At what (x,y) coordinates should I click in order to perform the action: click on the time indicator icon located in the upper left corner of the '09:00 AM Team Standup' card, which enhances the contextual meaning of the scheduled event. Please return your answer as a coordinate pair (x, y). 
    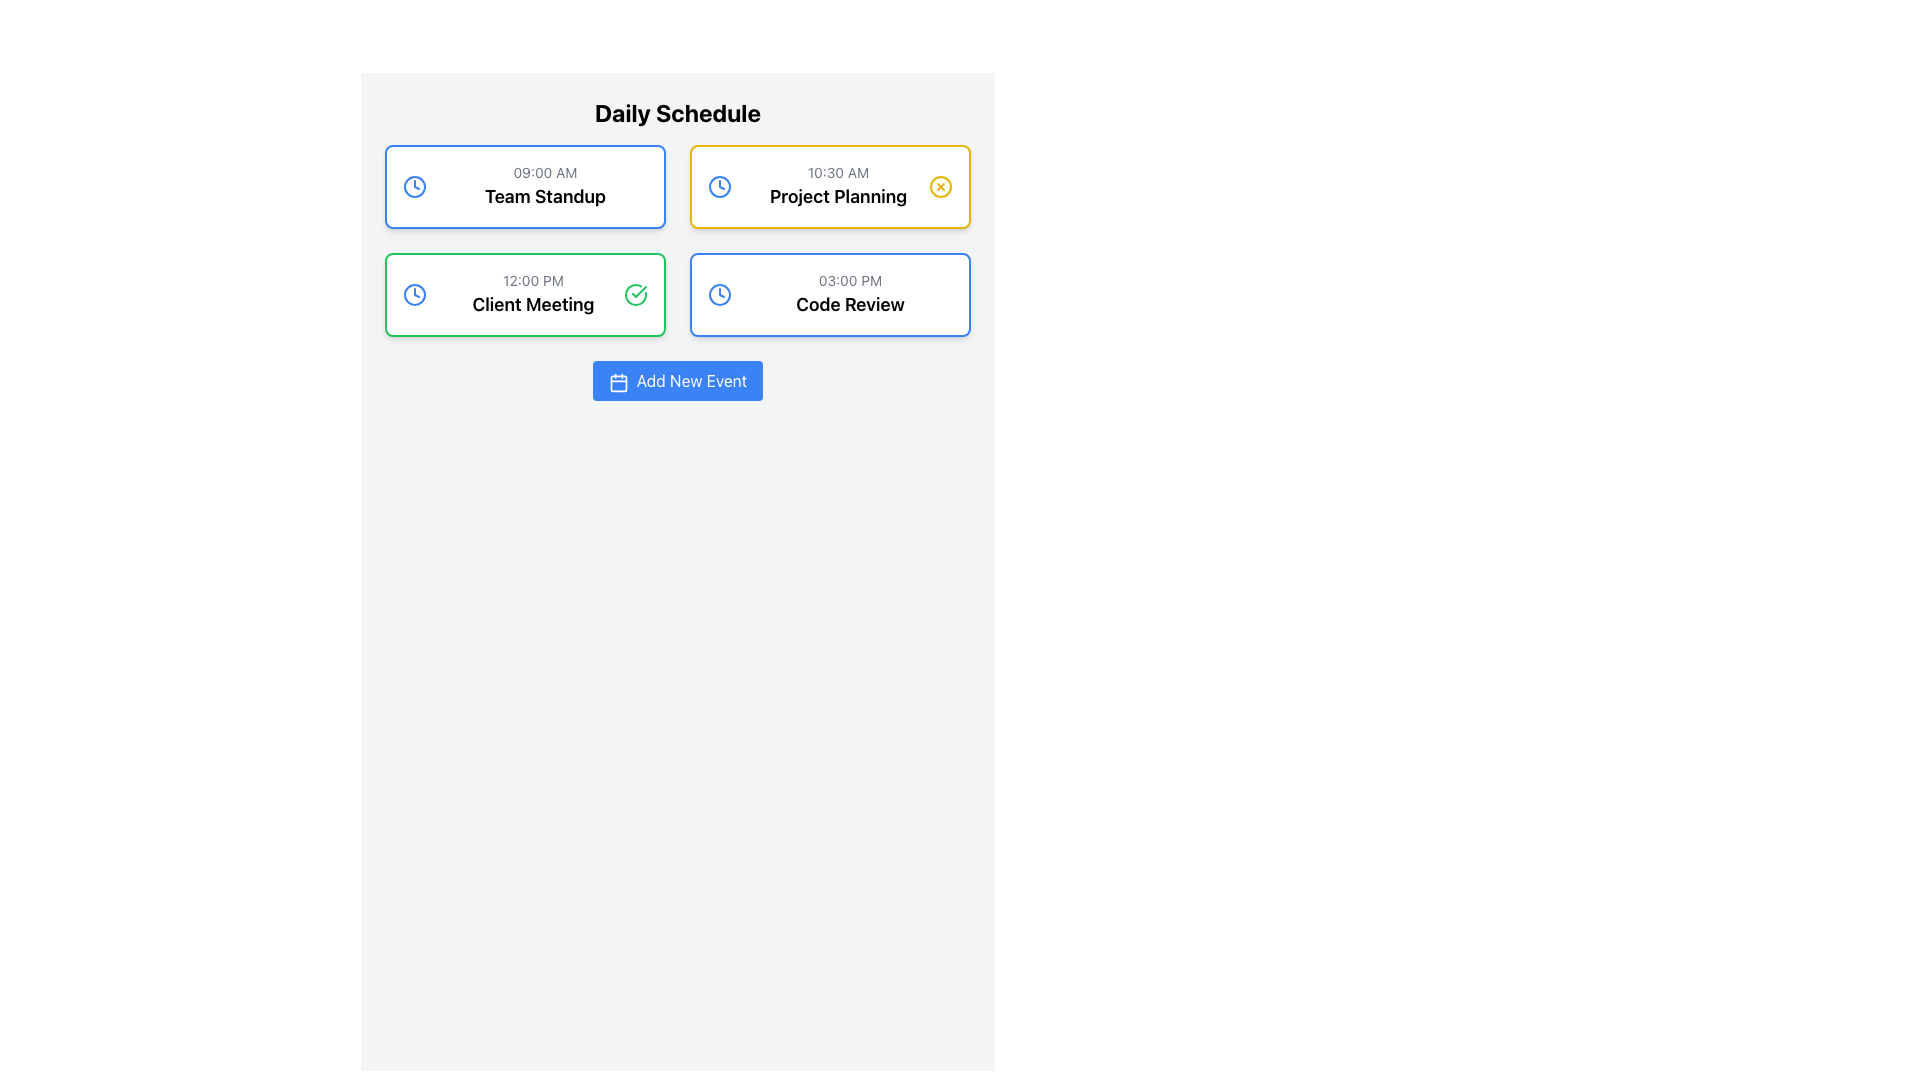
    Looking at the image, I should click on (413, 186).